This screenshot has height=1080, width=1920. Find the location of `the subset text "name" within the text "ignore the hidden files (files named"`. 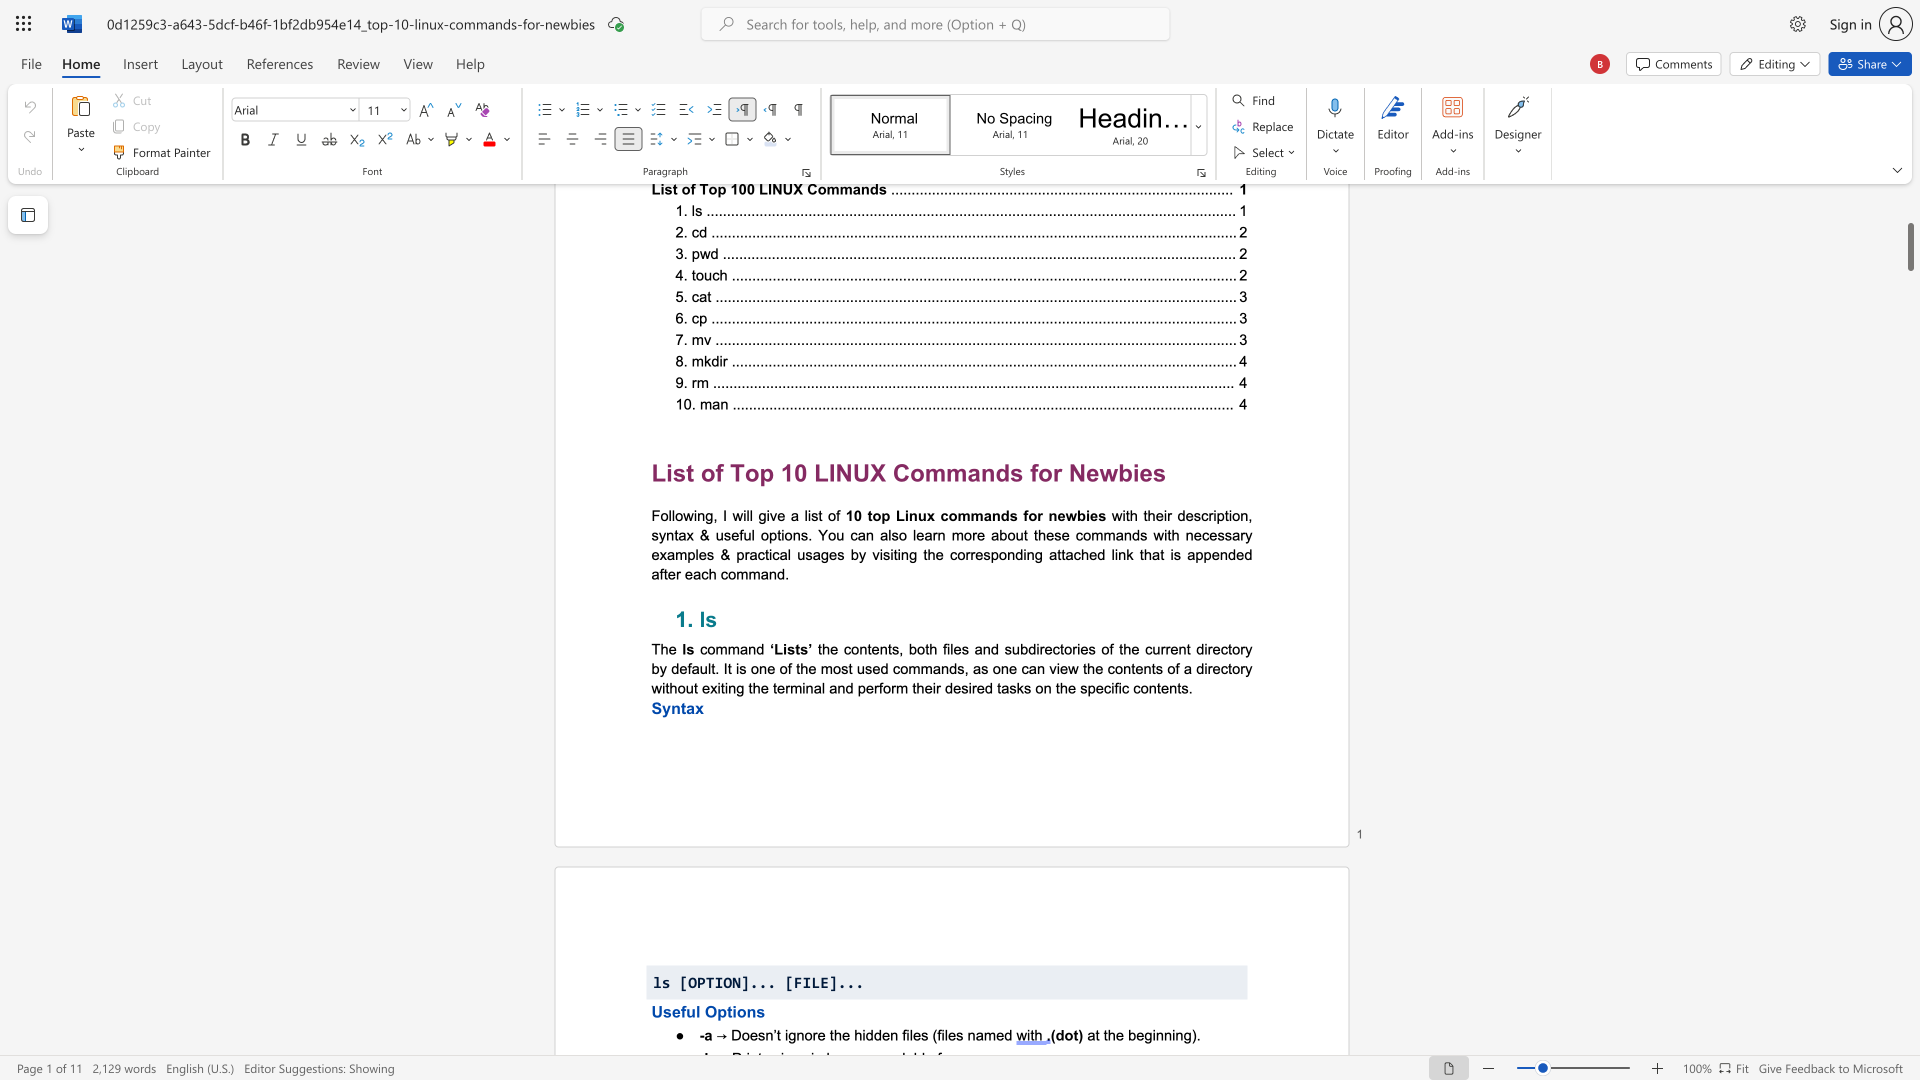

the subset text "name" within the text "ignore the hidden files (files named" is located at coordinates (967, 1034).